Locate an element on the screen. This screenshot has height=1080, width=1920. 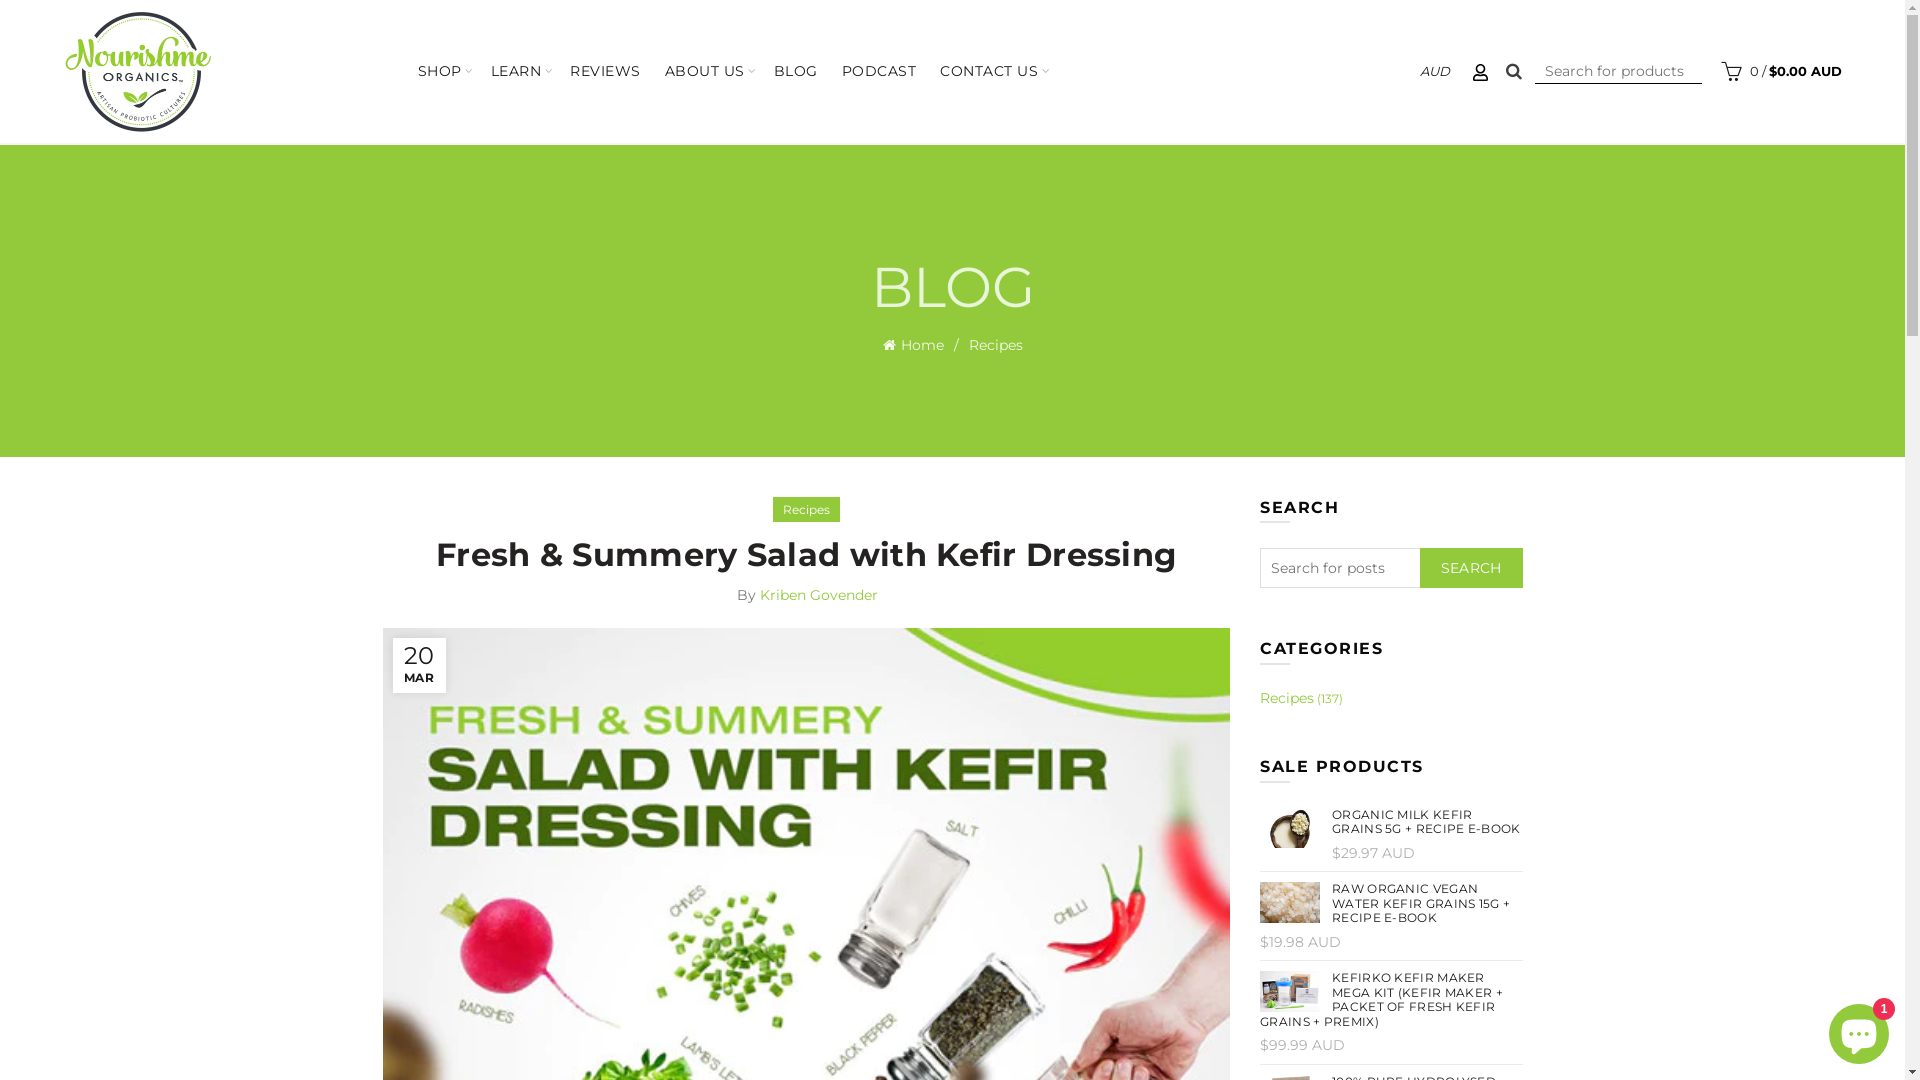
'Recipes' is located at coordinates (994, 343).